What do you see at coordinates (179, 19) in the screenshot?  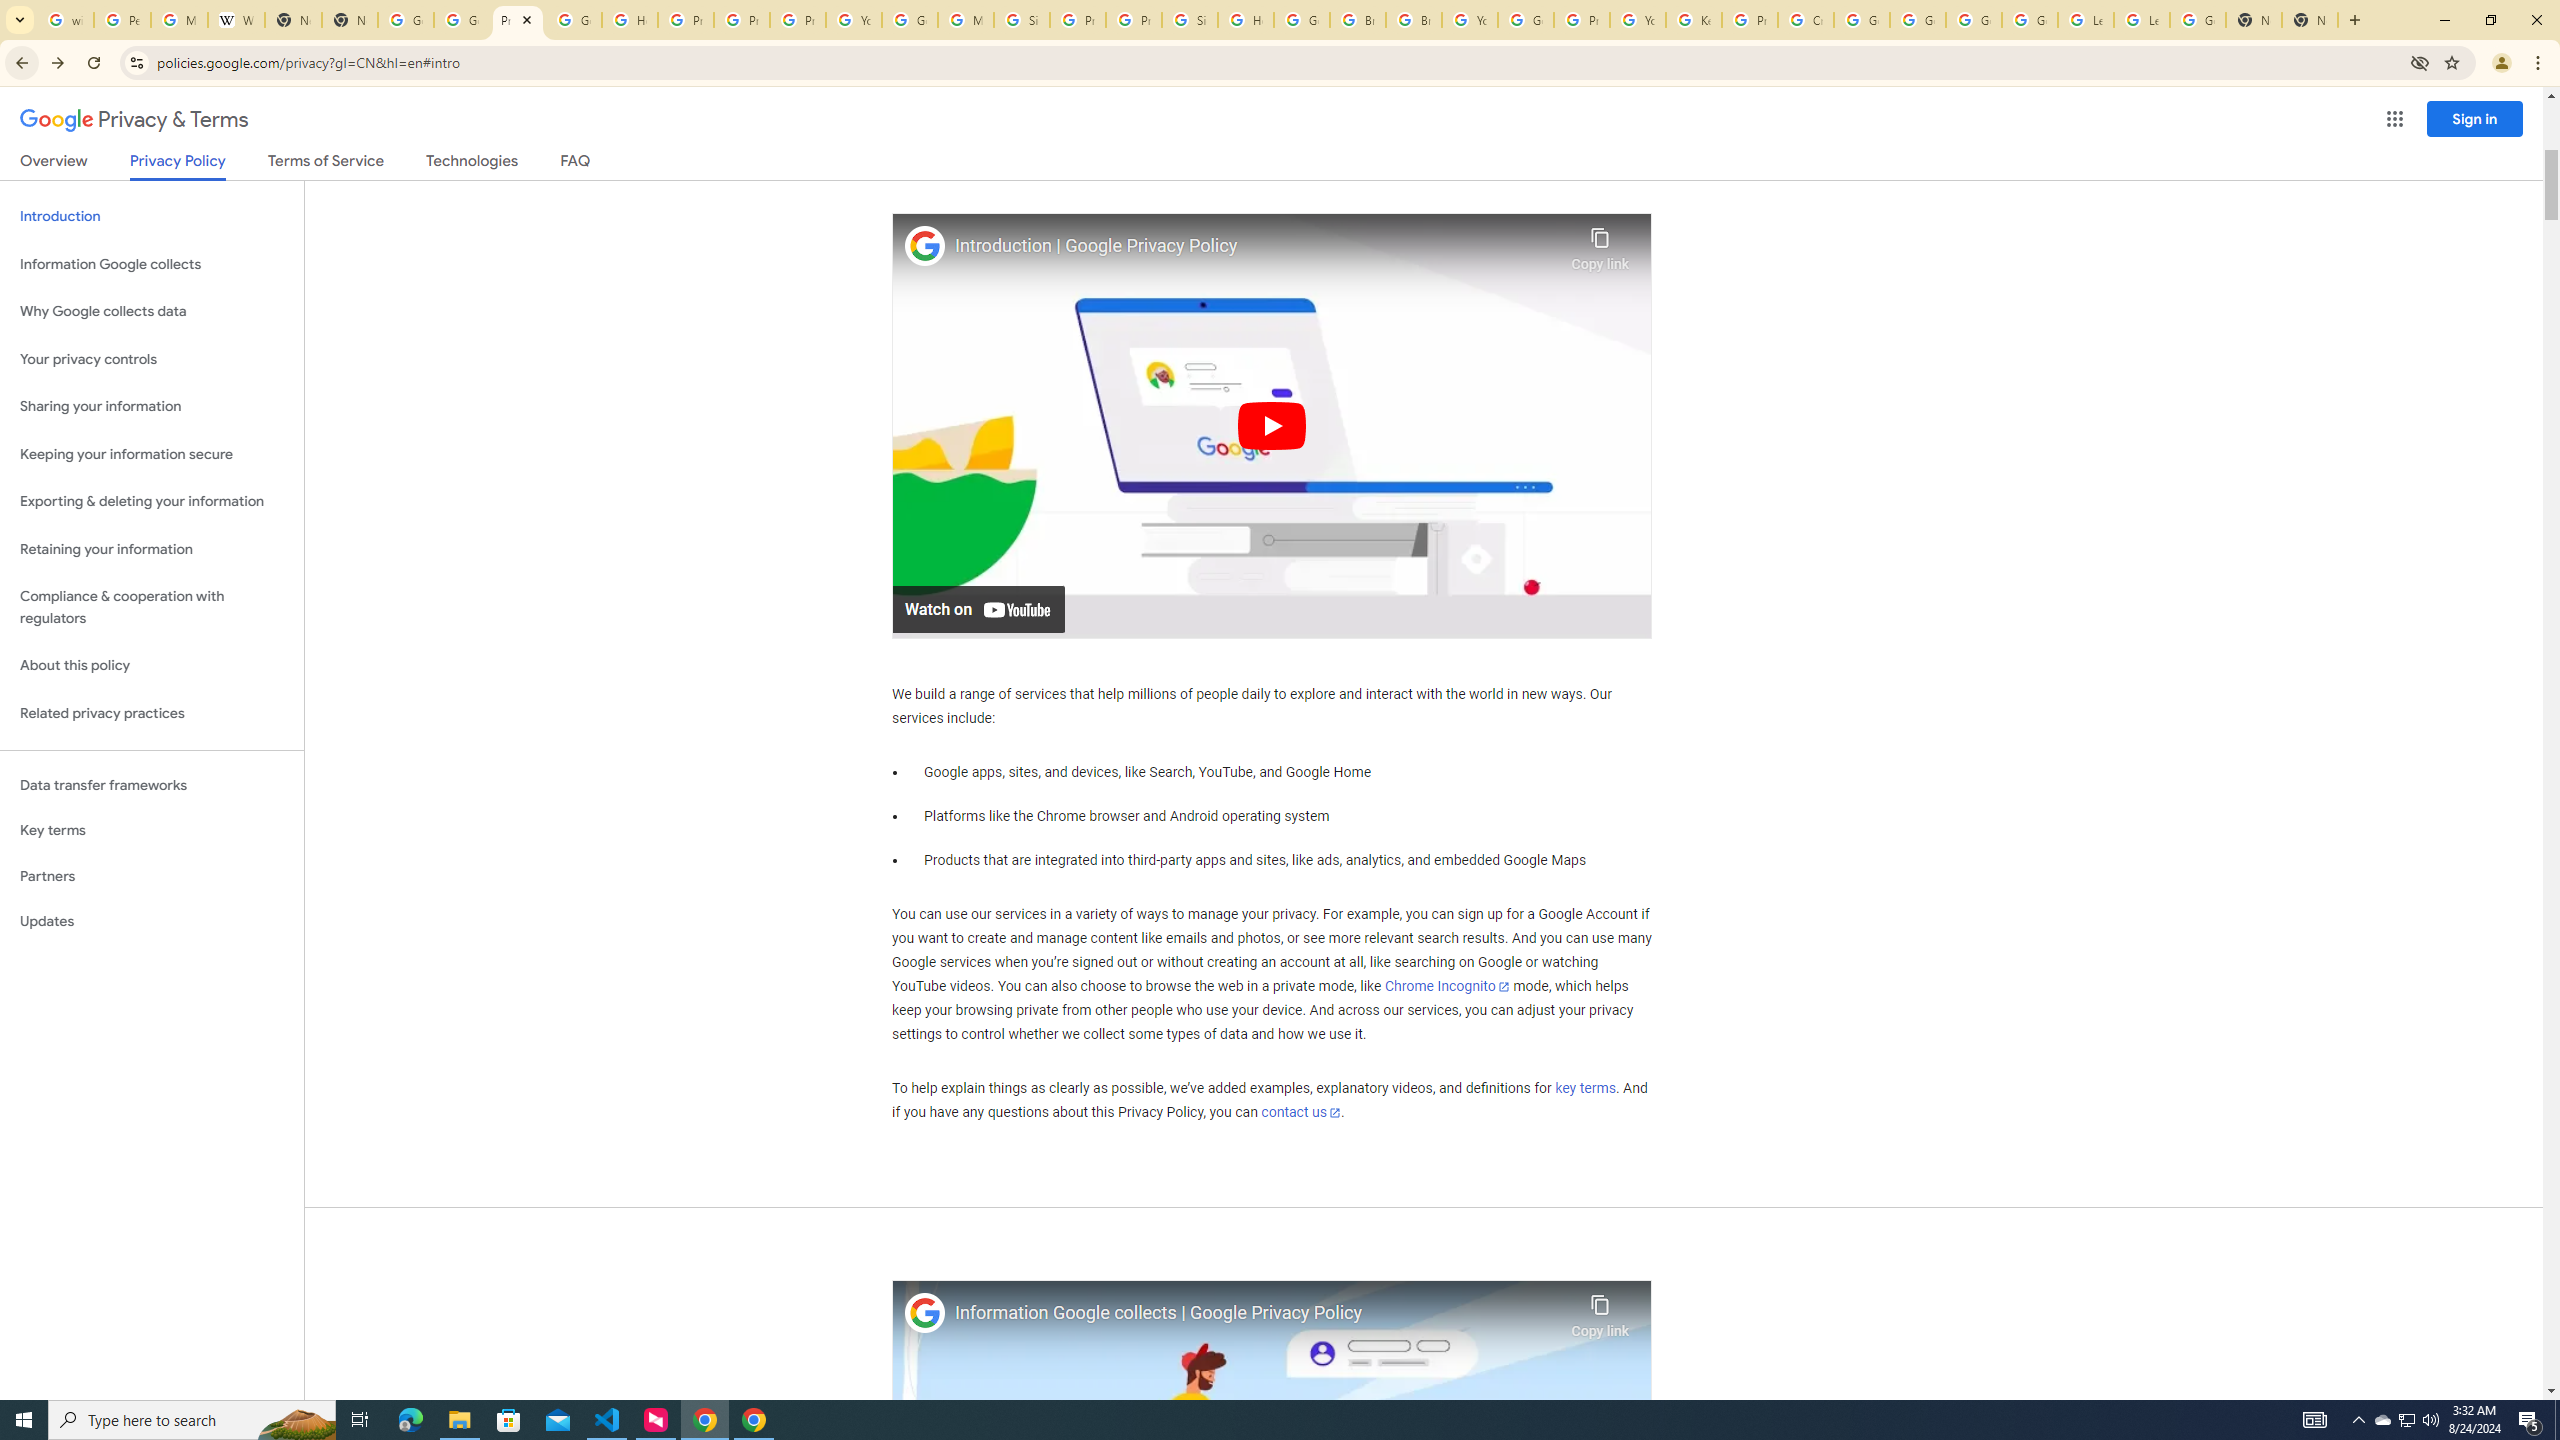 I see `'Manage your Location History - Google Search Help'` at bounding box center [179, 19].